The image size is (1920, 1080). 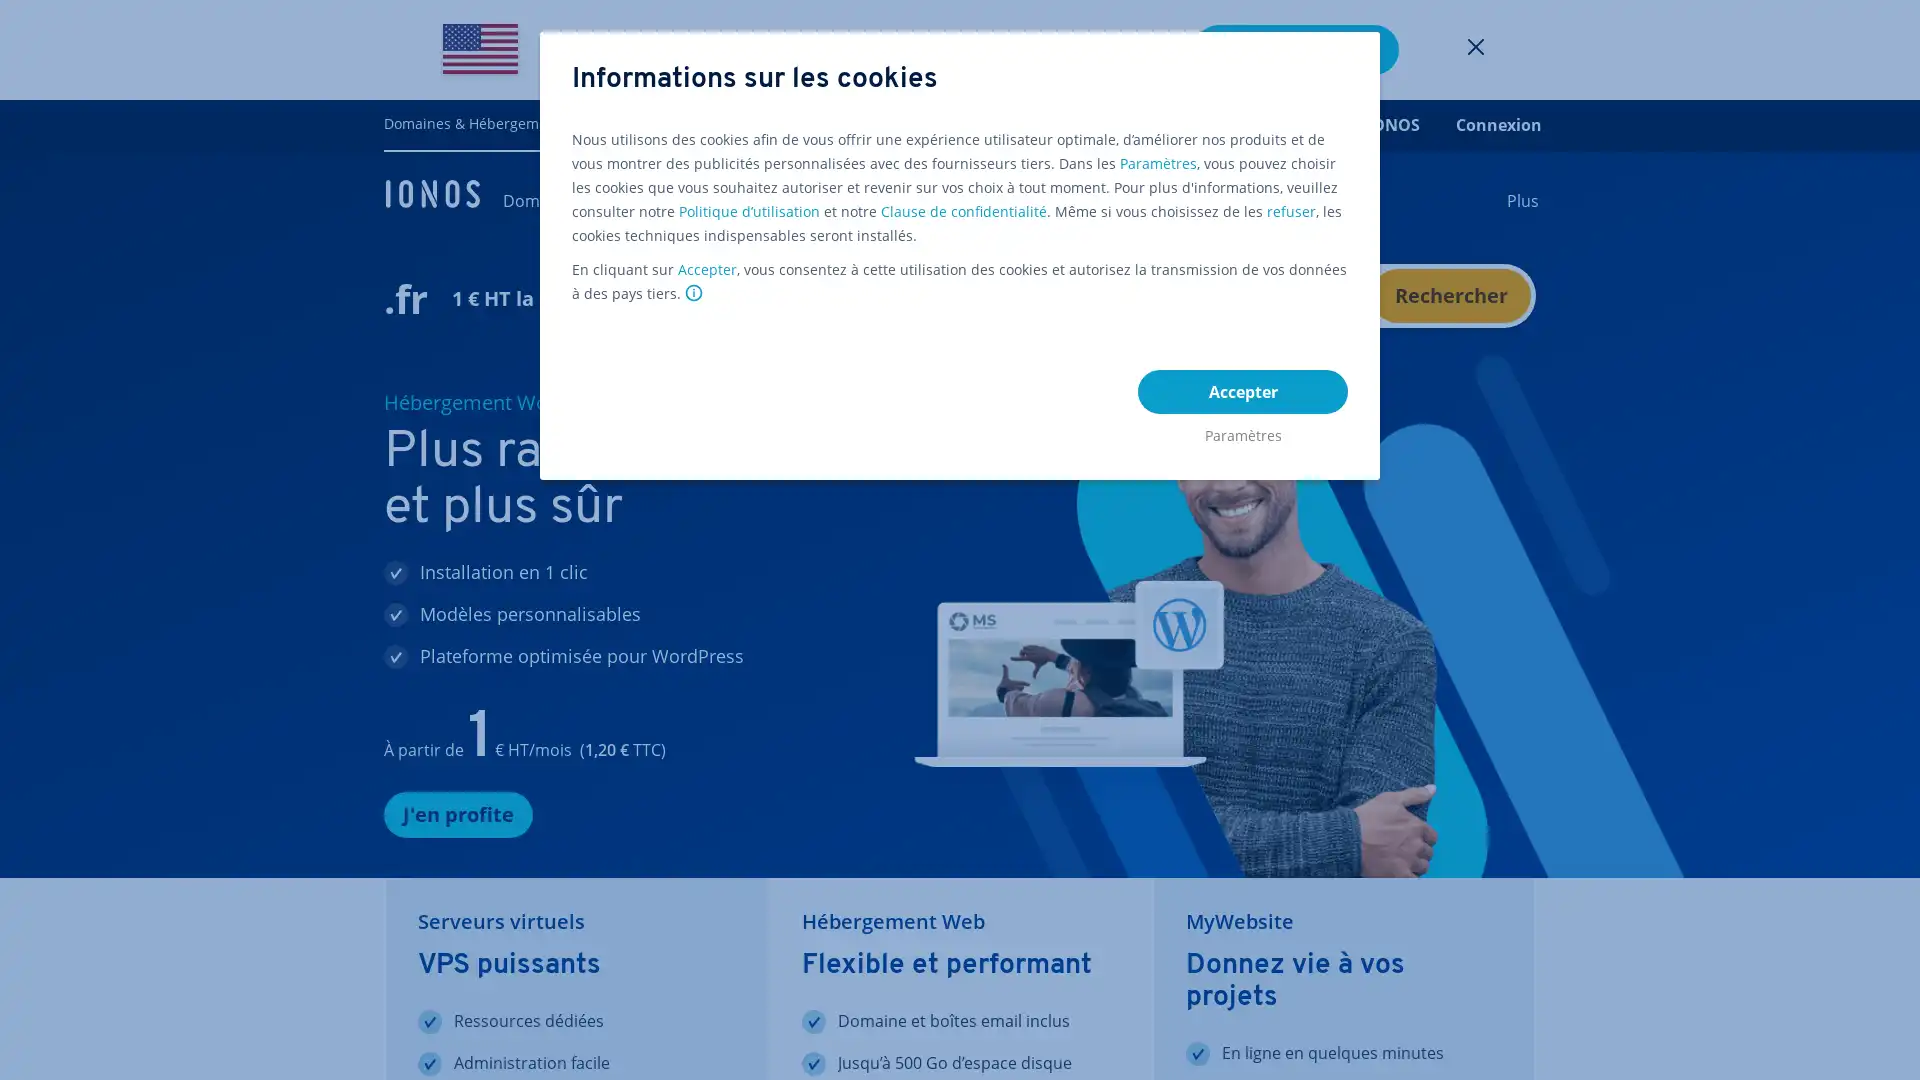 I want to click on Serveurs, so click(x=1260, y=200).